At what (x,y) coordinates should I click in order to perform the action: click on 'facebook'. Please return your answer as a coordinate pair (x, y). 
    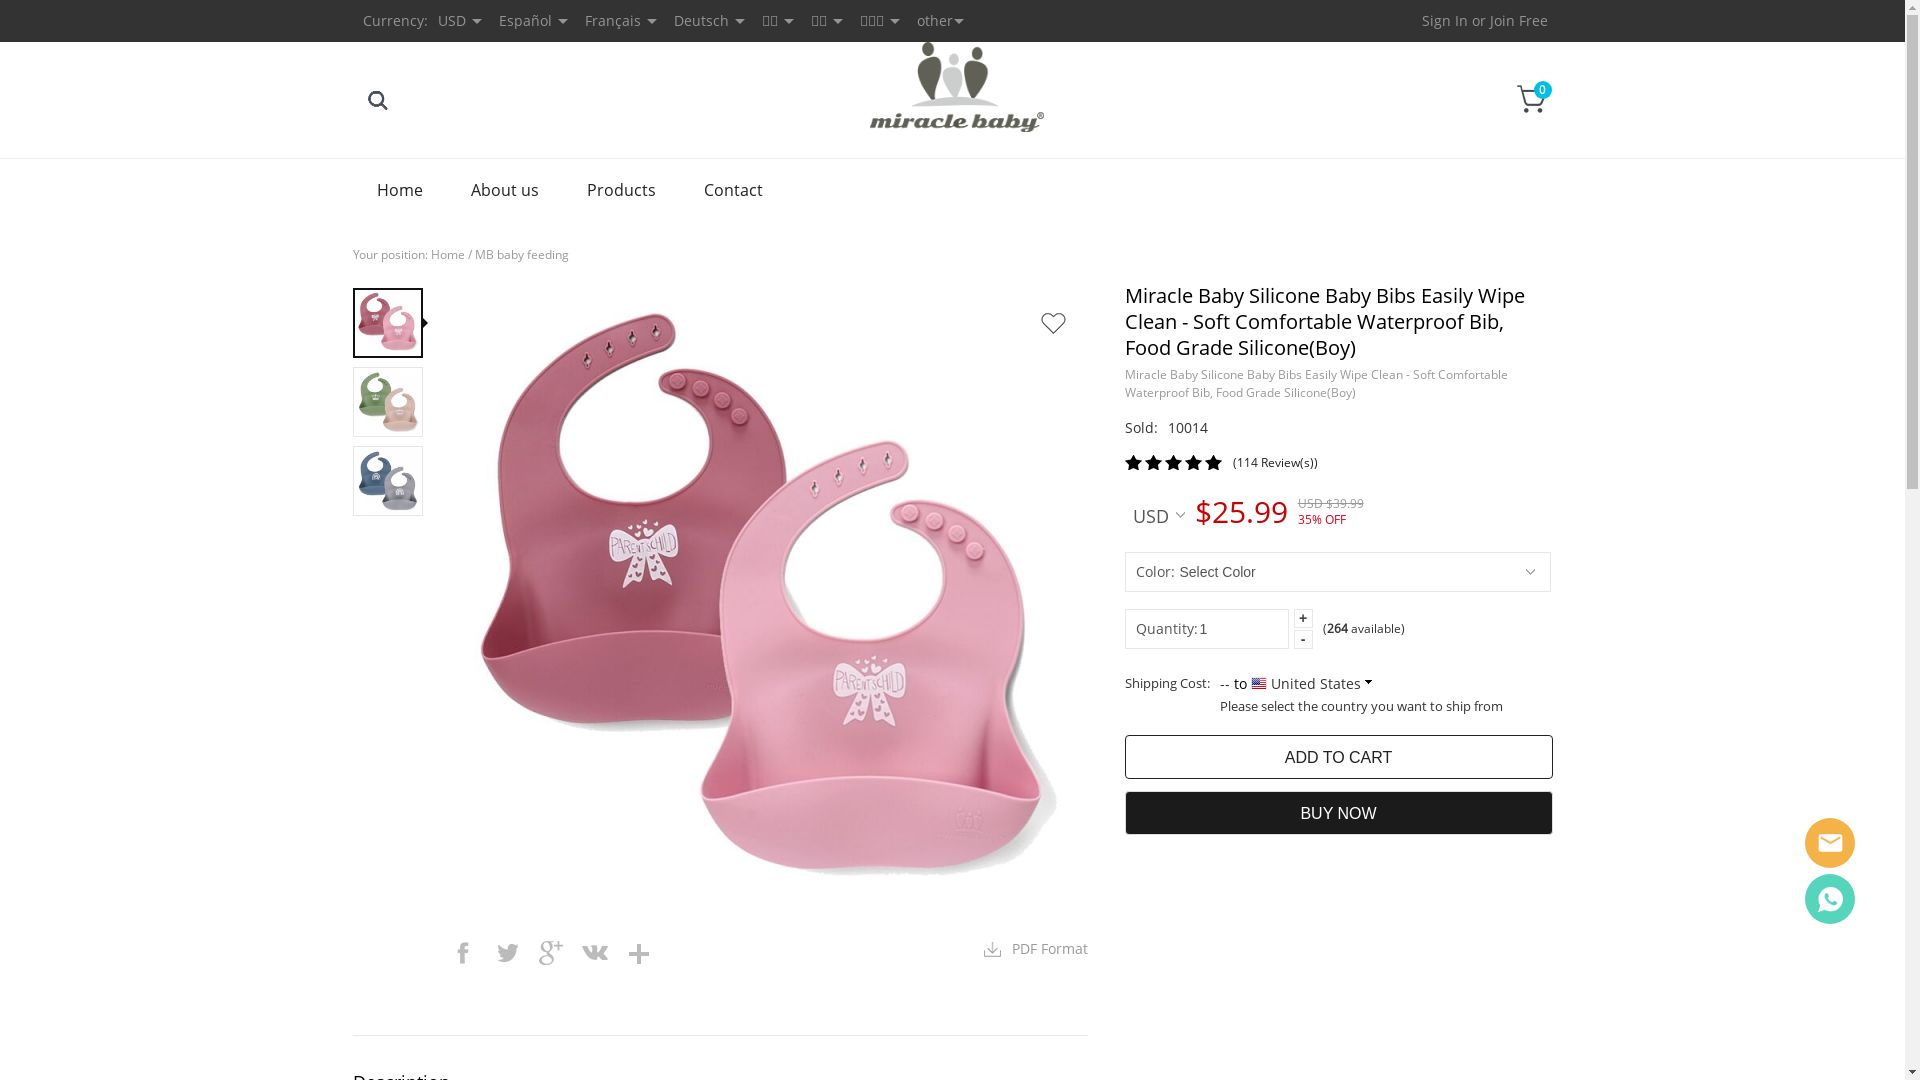
    Looking at the image, I should click on (440, 951).